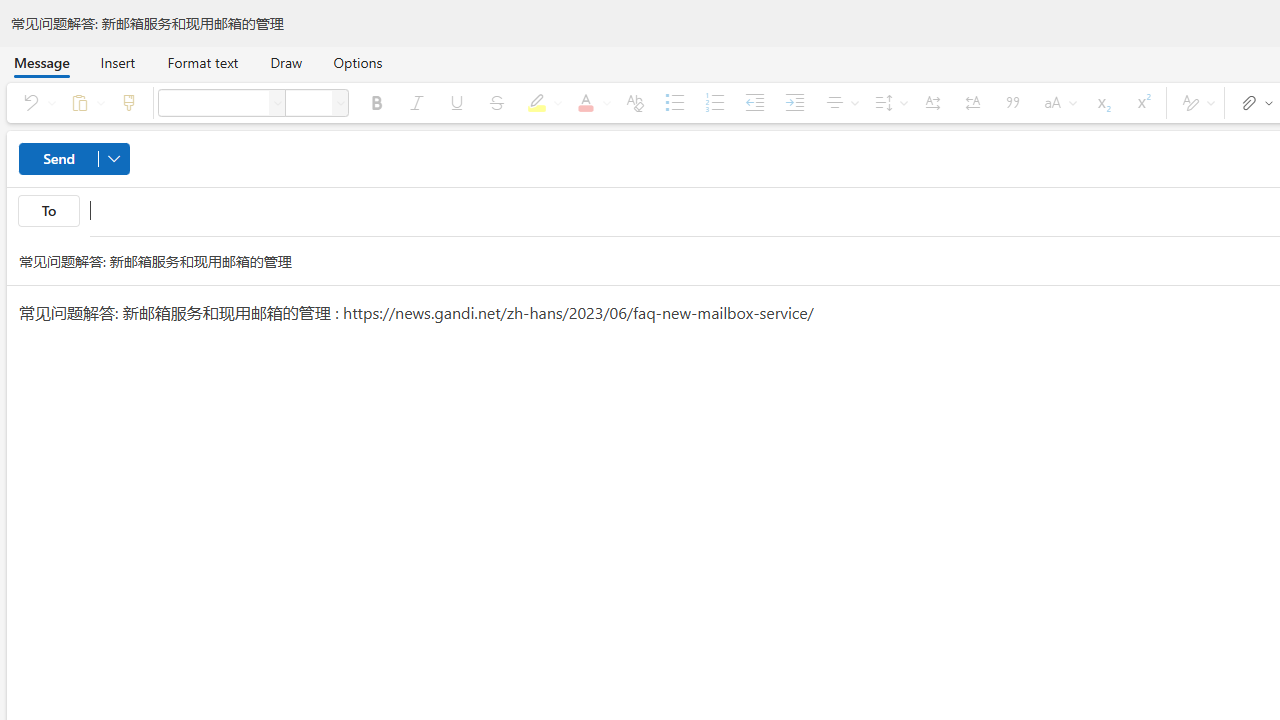 This screenshot has width=1280, height=720. Describe the element at coordinates (127, 102) in the screenshot. I see `'Format painter'` at that location.